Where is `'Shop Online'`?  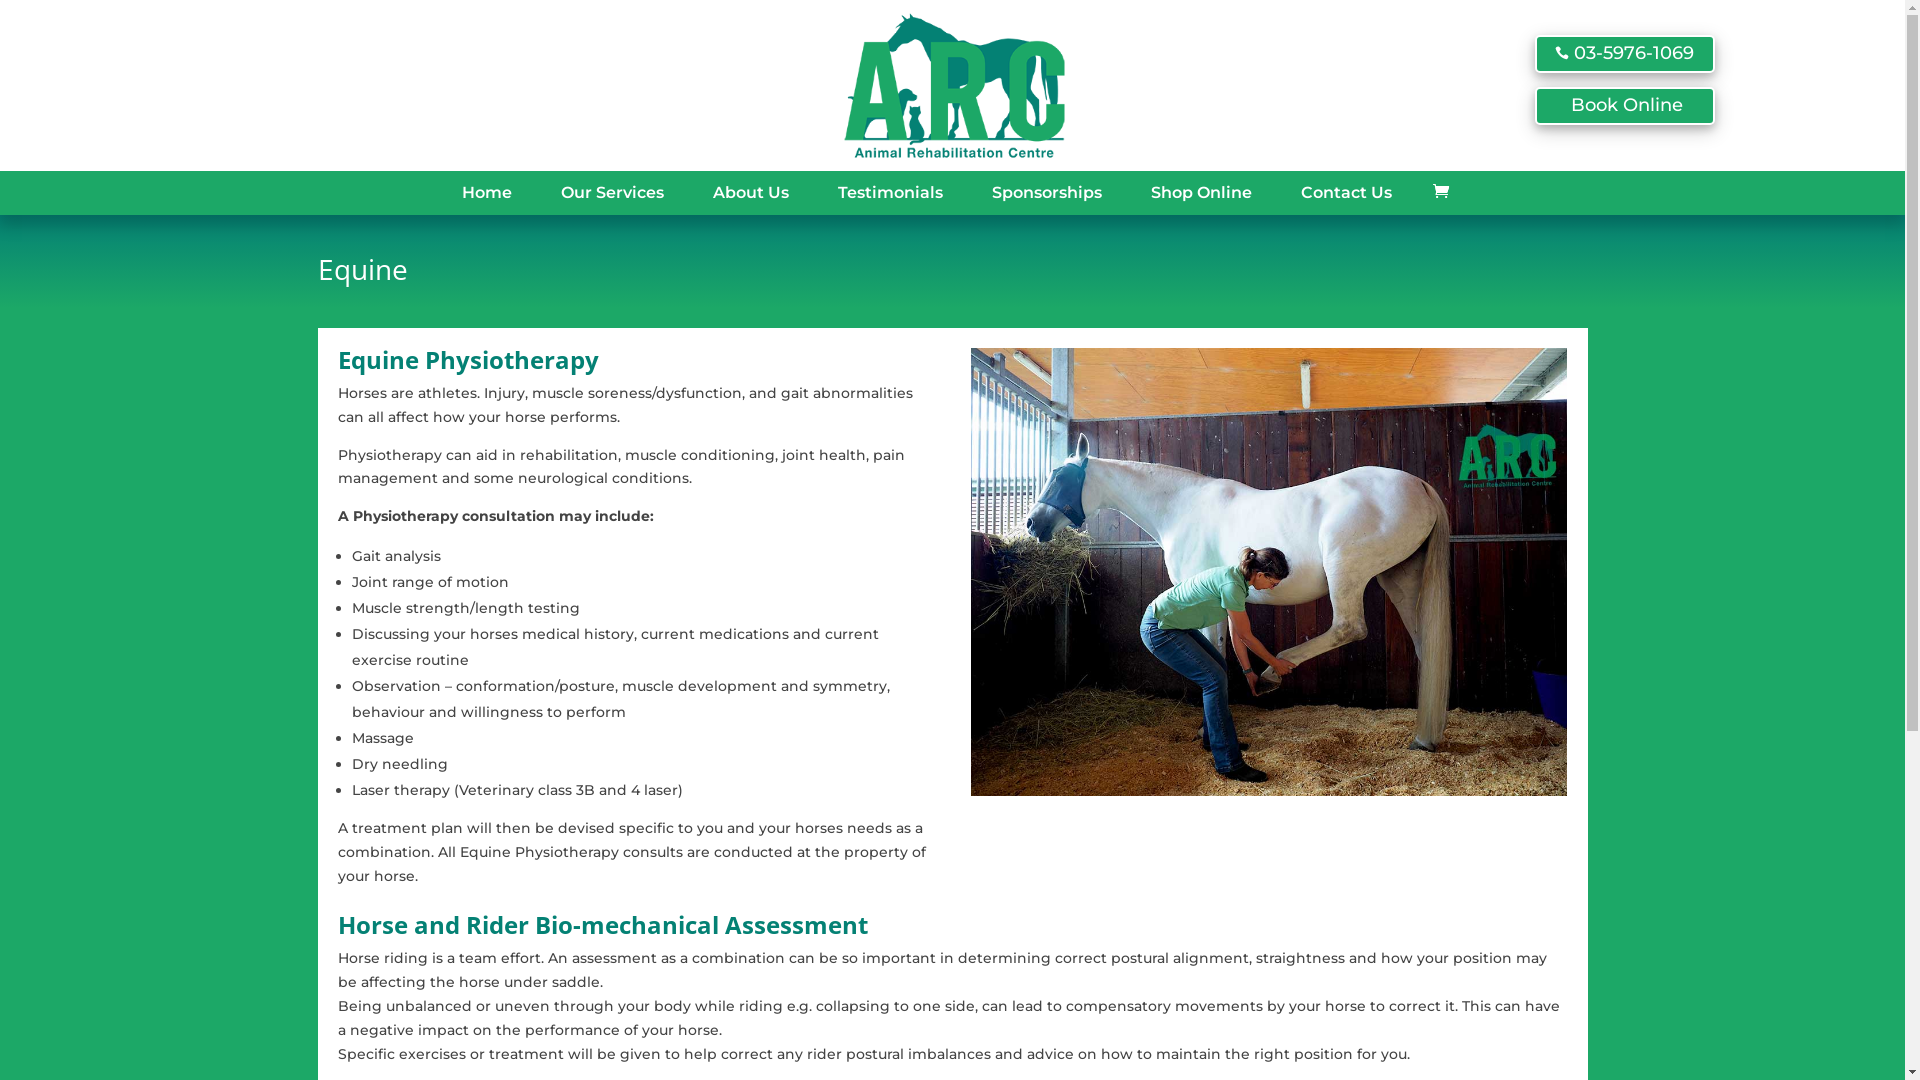 'Shop Online' is located at coordinates (1200, 192).